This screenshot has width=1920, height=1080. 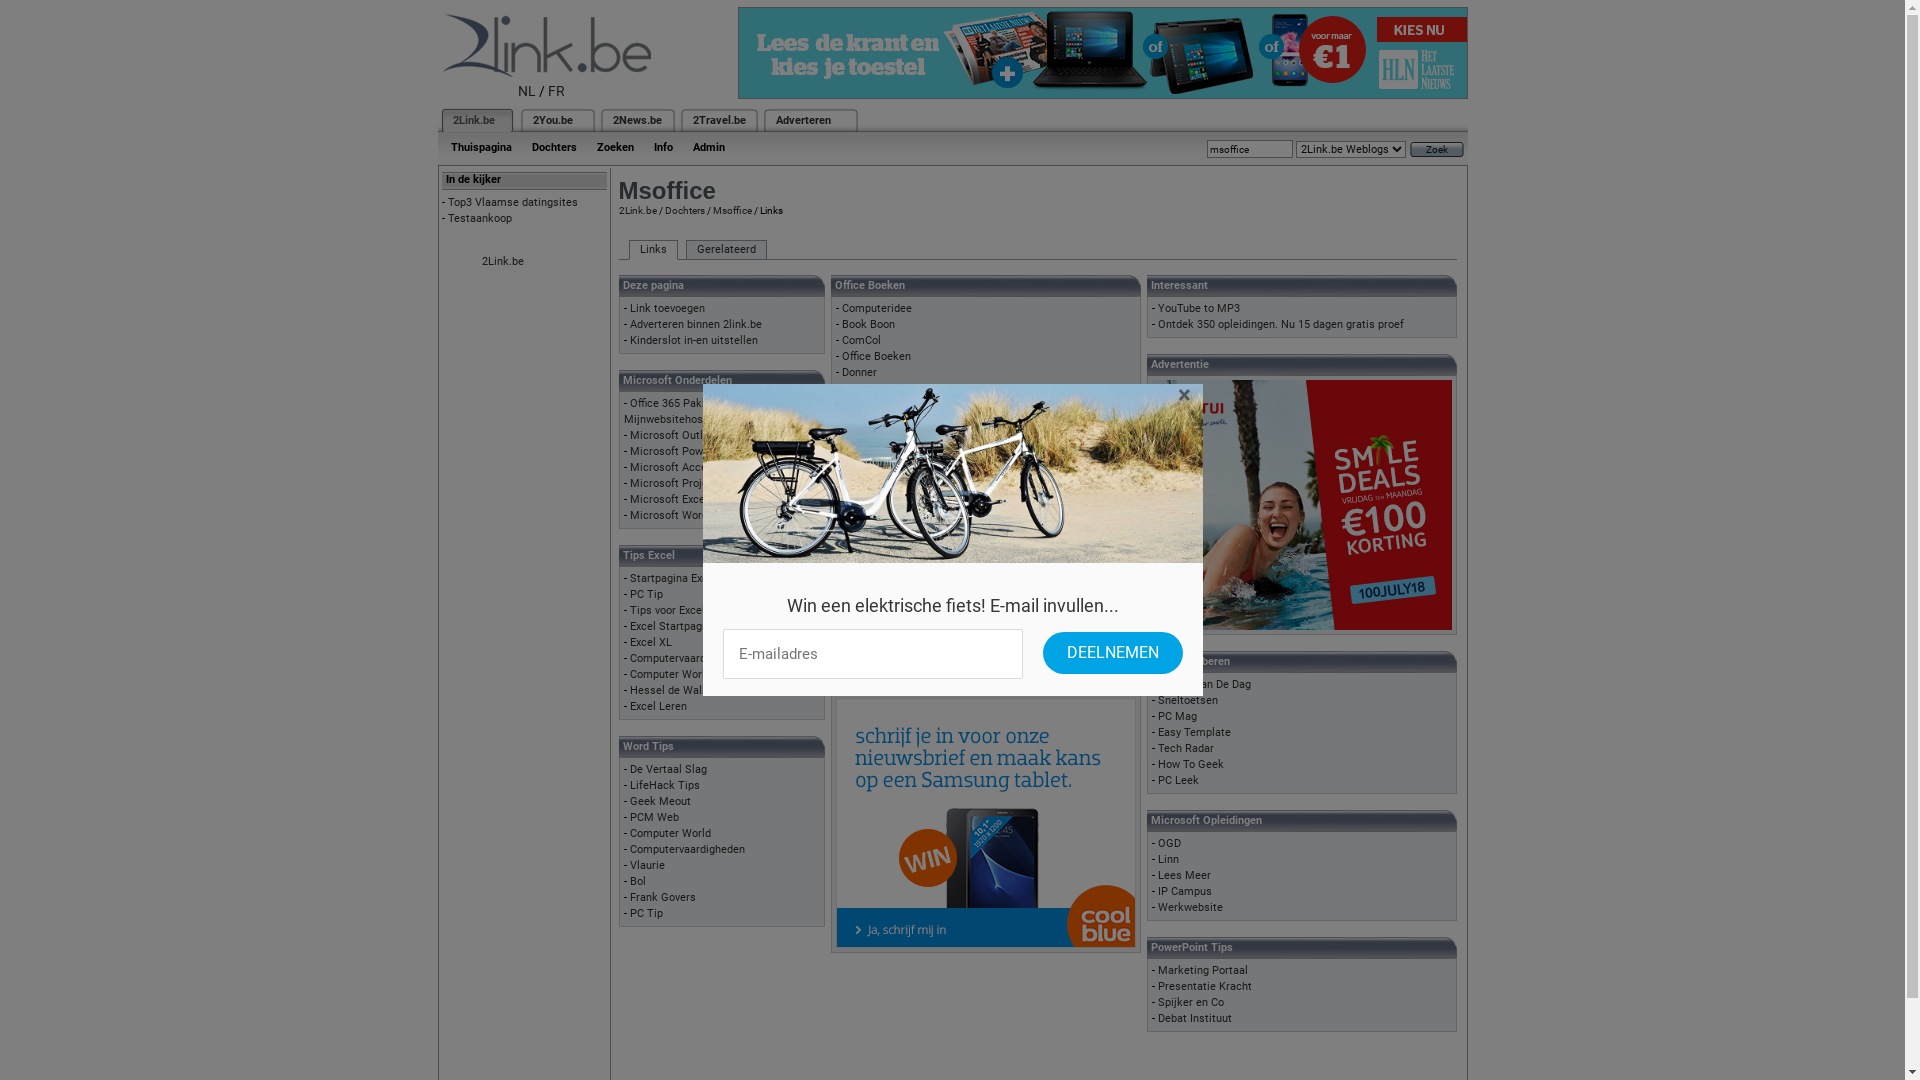 I want to click on 'Microsoft Word', so click(x=668, y=514).